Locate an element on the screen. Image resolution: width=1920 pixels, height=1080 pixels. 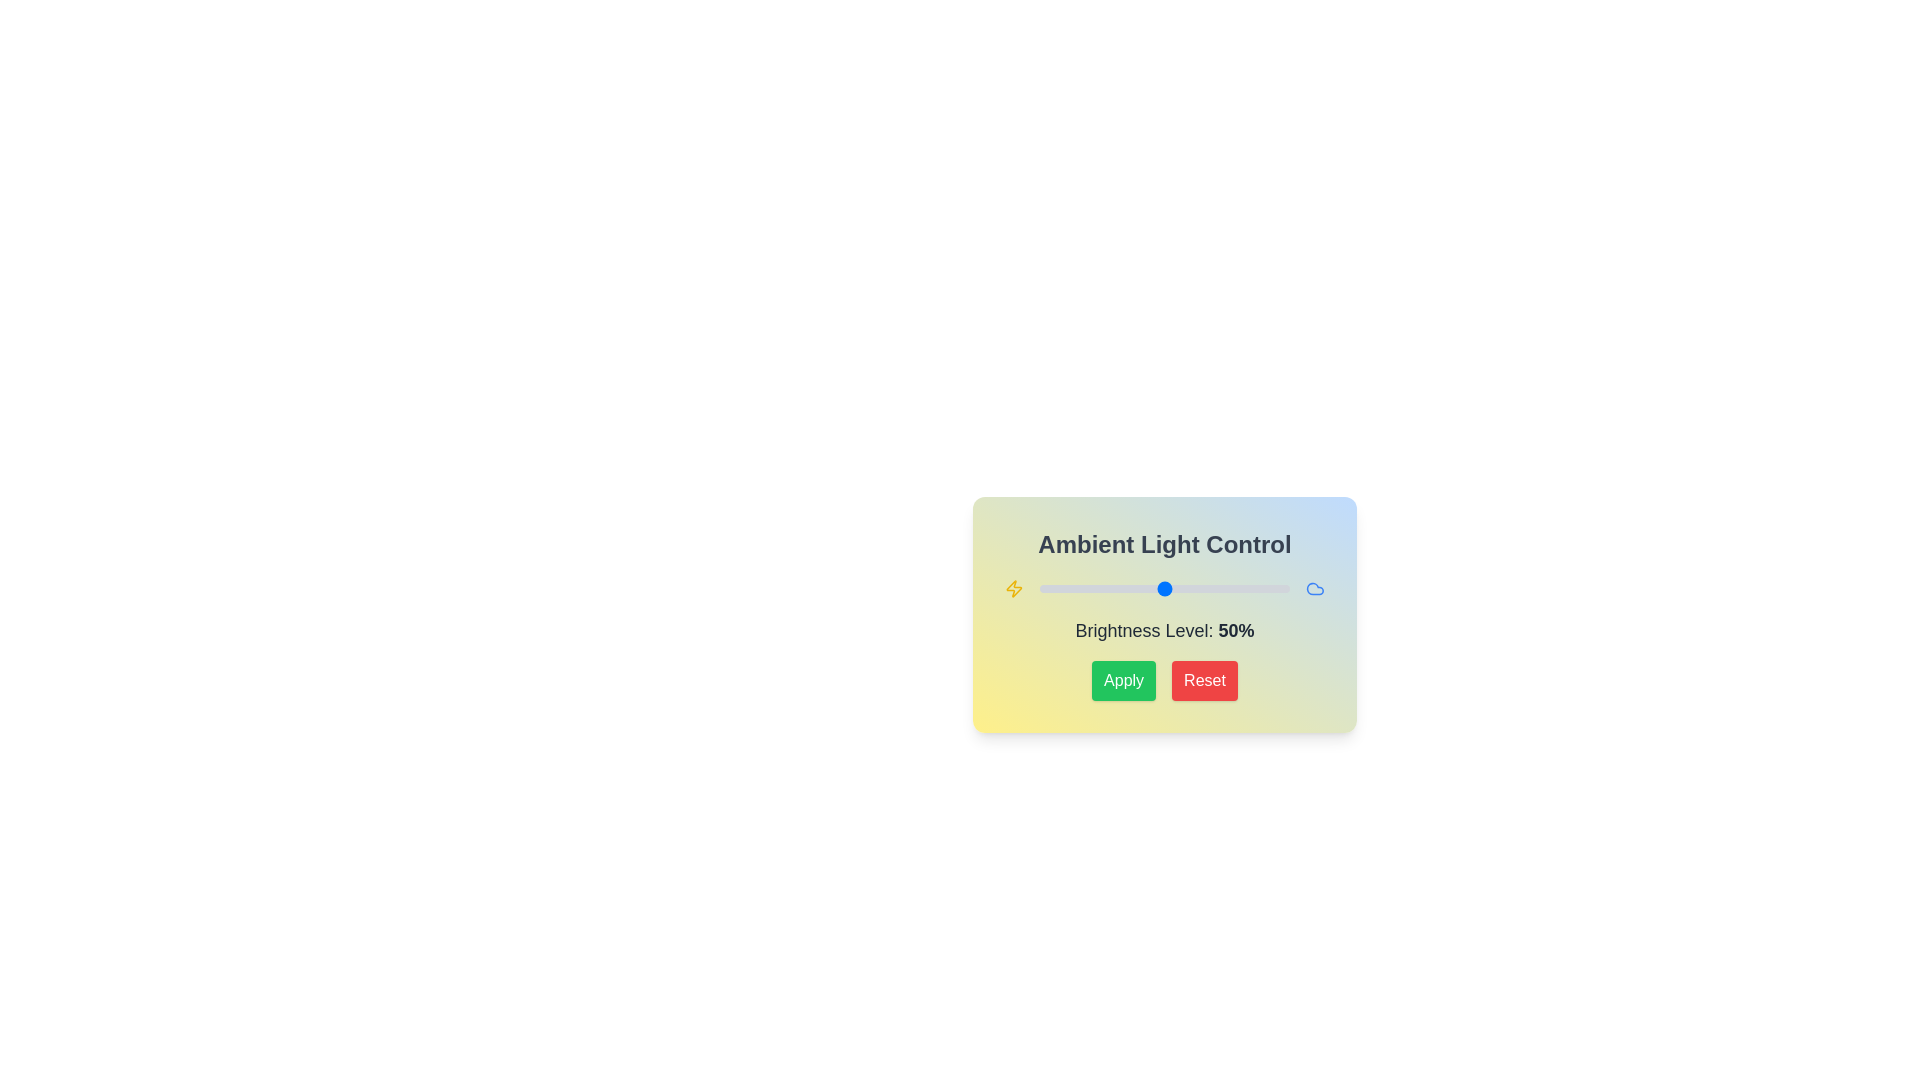
the brightness slider to 0% is located at coordinates (1039, 588).